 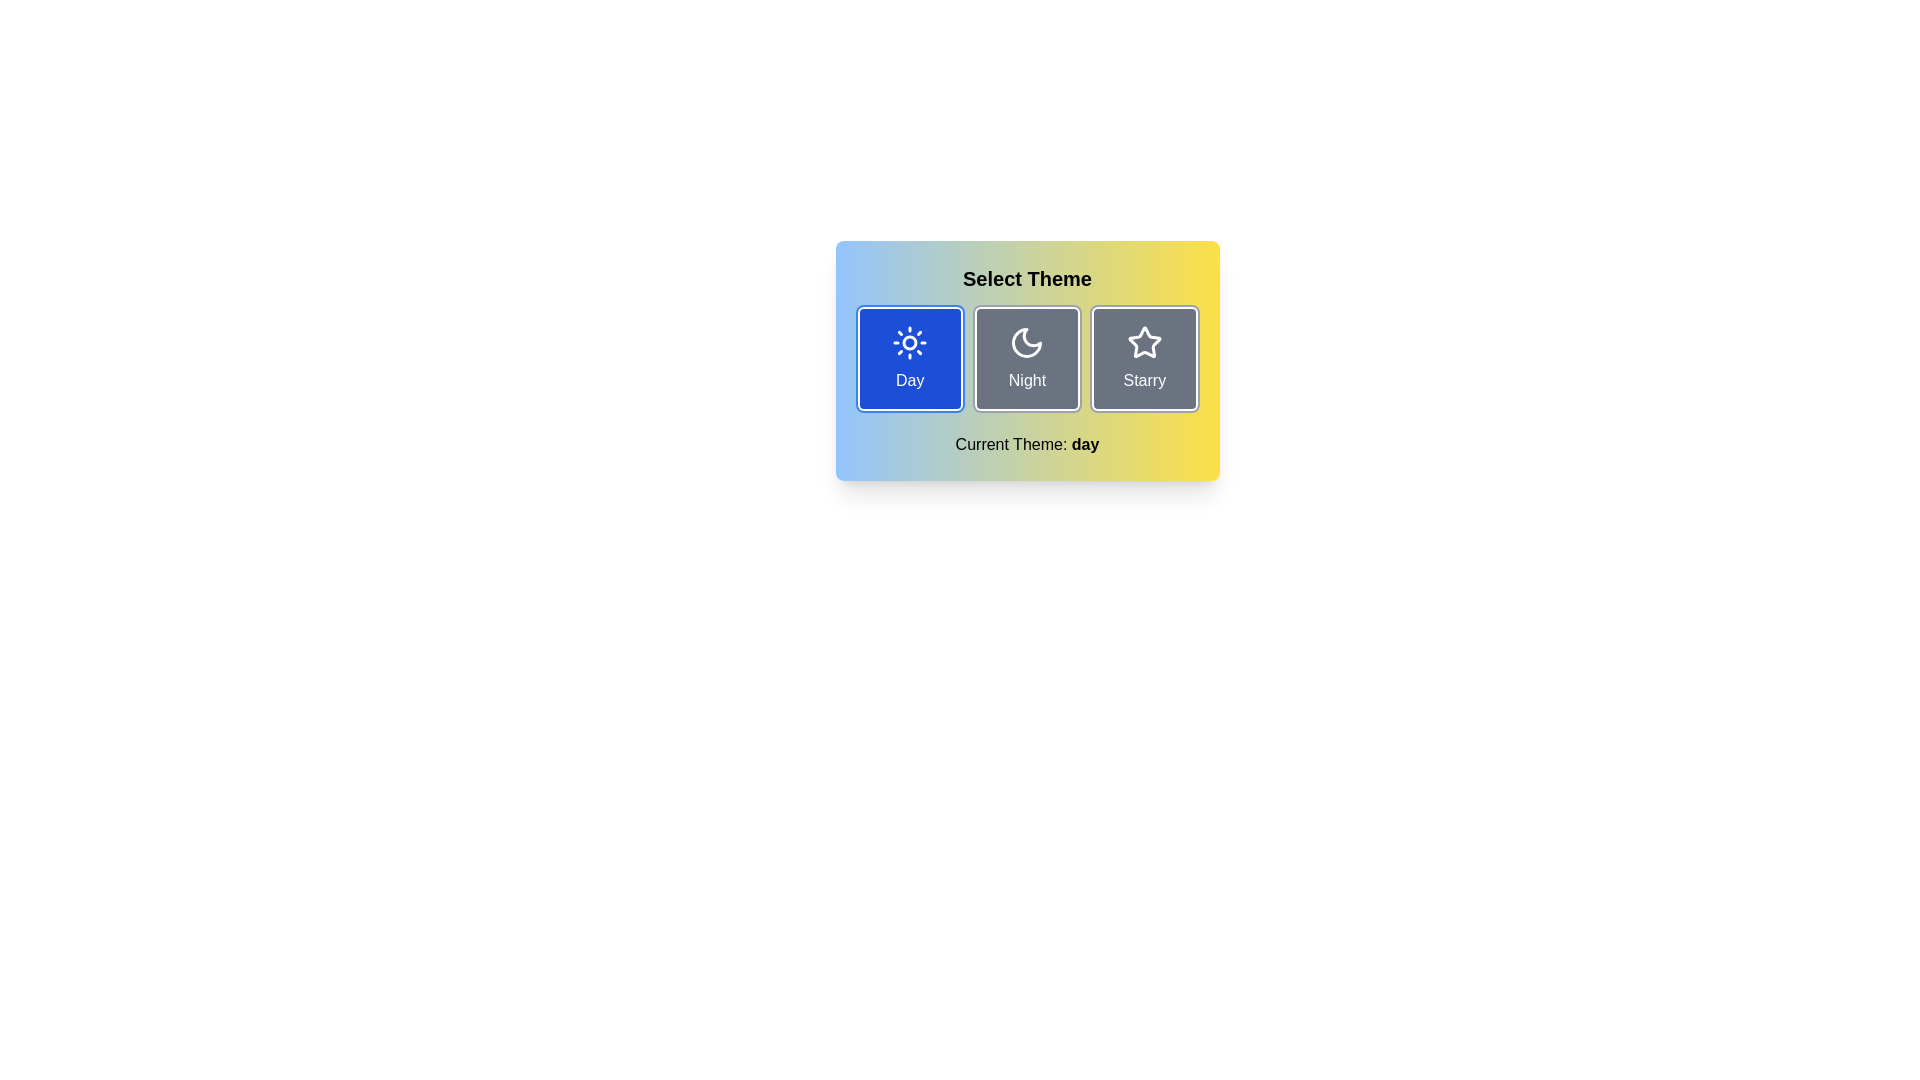 What do you see at coordinates (909, 357) in the screenshot?
I see `the theme button labeled Day to toggle the theme` at bounding box center [909, 357].